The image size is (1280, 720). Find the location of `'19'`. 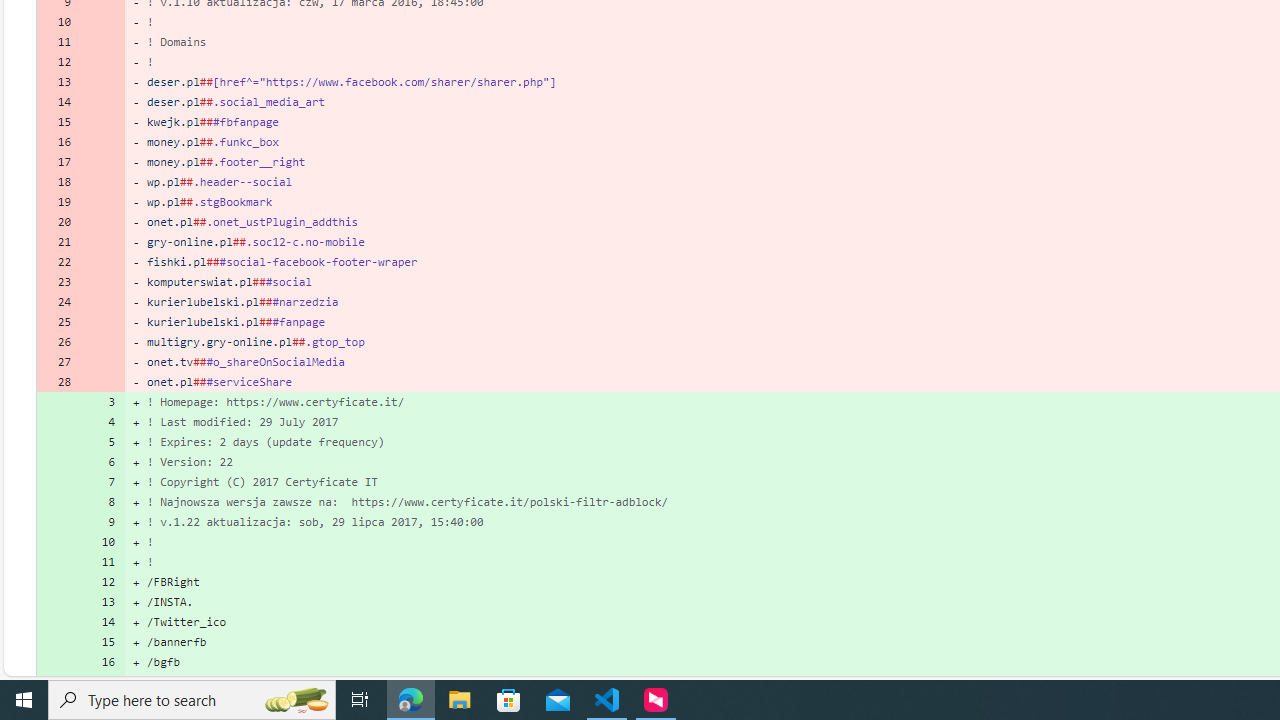

'19' is located at coordinates (58, 201).